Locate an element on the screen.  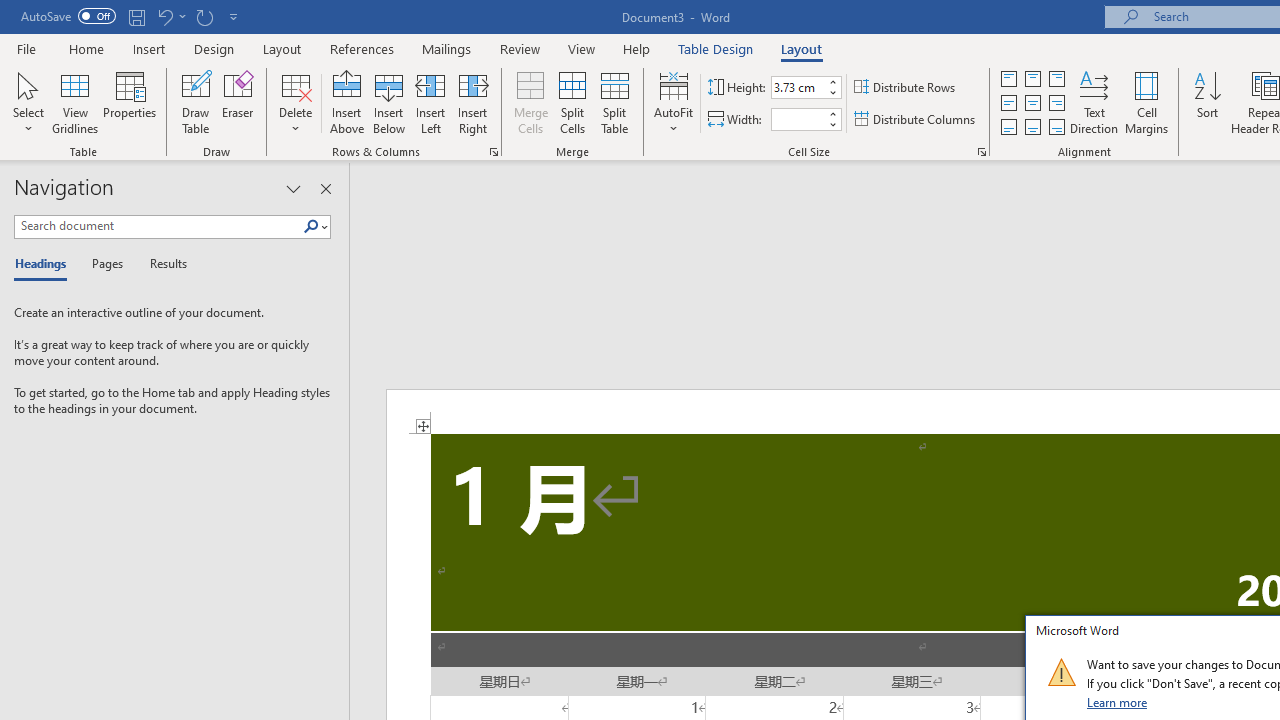
'Quick Access Toolbar' is located at coordinates (130, 16).